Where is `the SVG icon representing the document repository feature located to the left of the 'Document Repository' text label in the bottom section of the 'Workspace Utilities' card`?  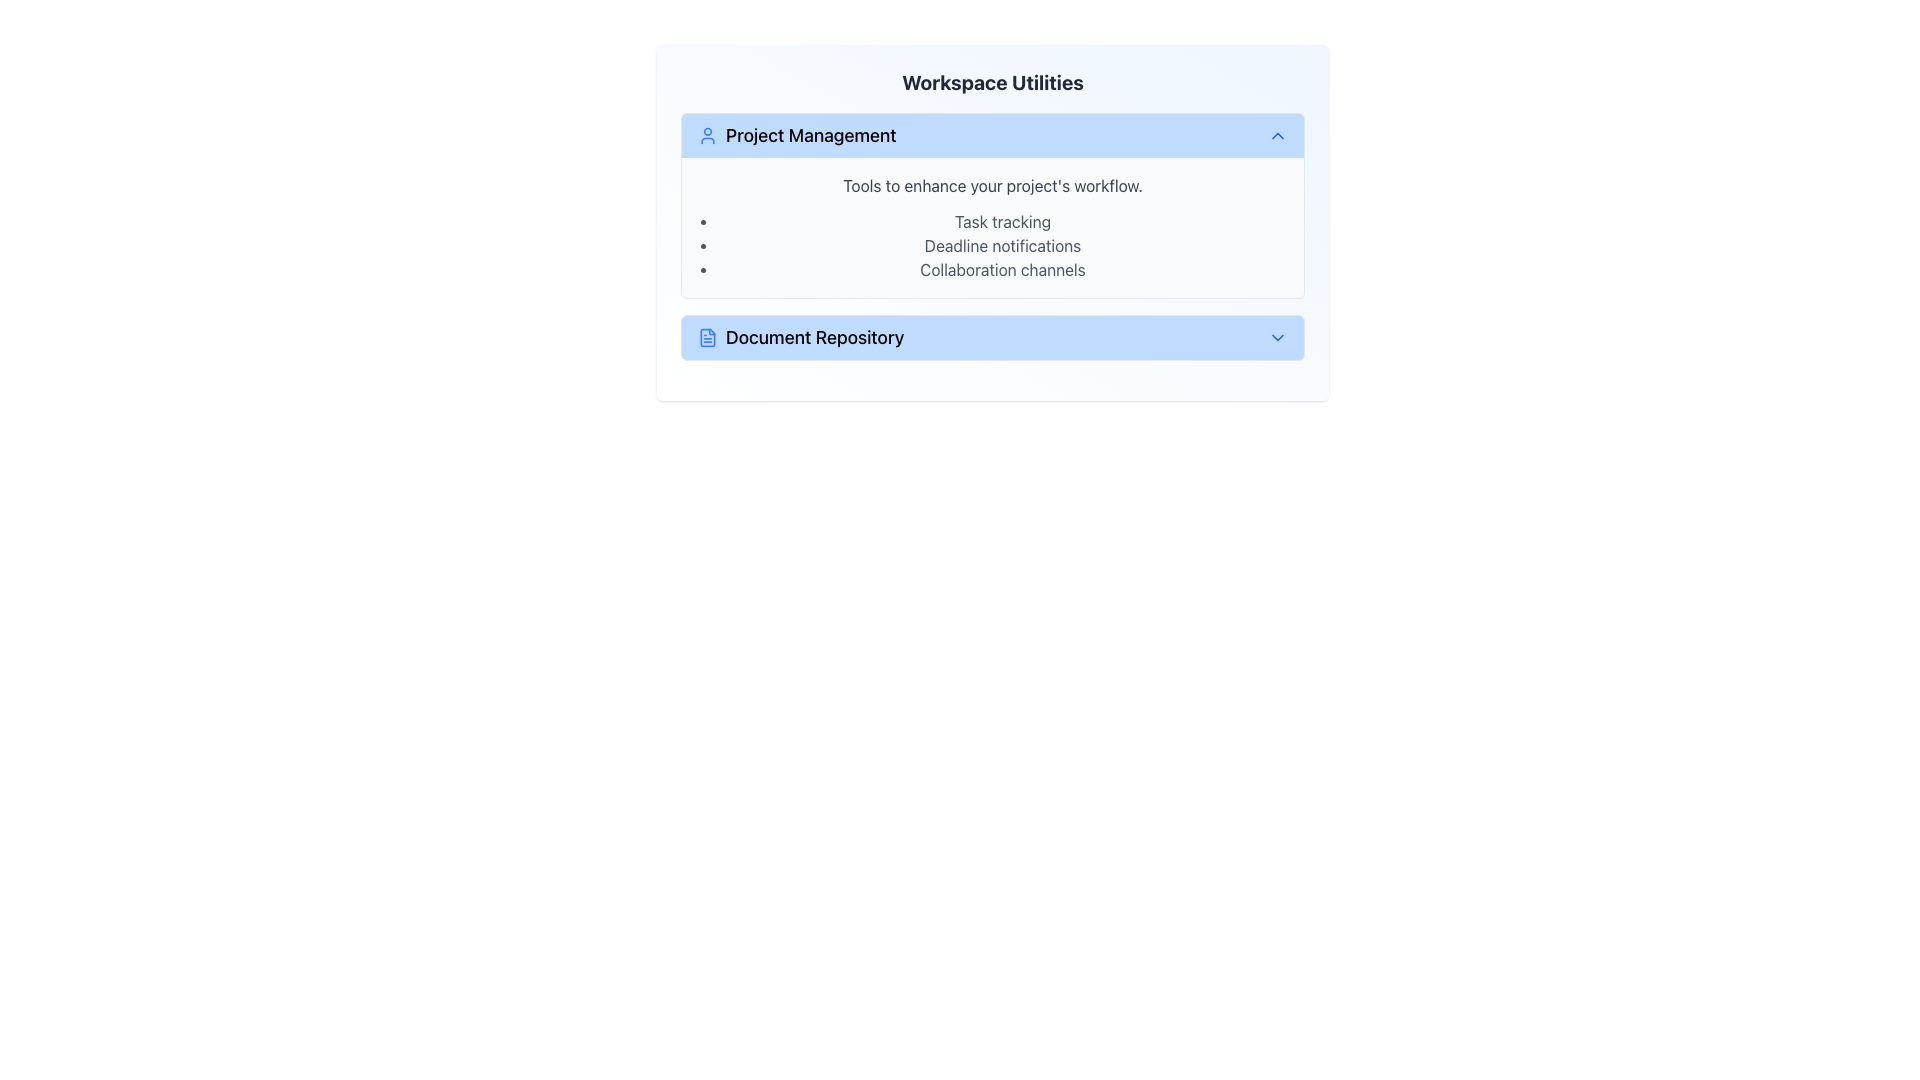
the SVG icon representing the document repository feature located to the left of the 'Document Repository' text label in the bottom section of the 'Workspace Utilities' card is located at coordinates (708, 337).